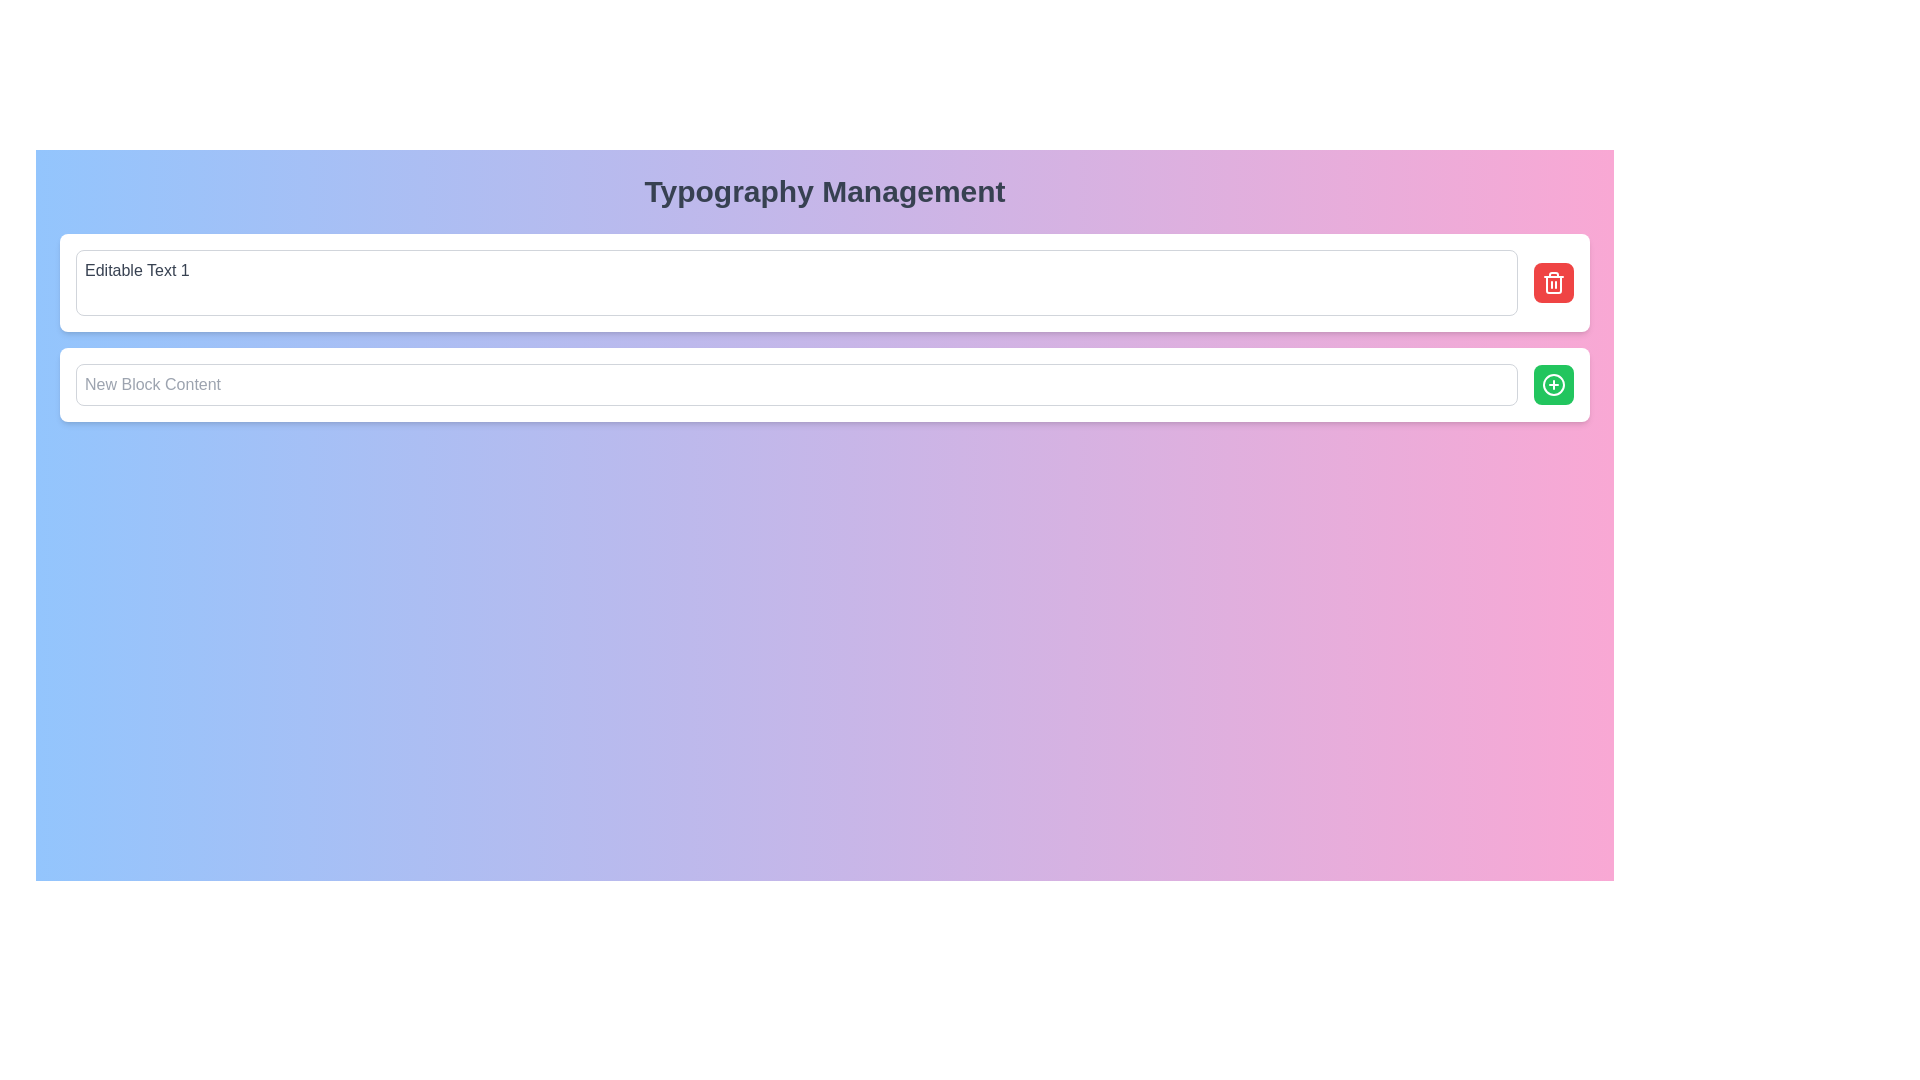  Describe the element at coordinates (1553, 385) in the screenshot. I see `the green button with a white plus icon` at that location.